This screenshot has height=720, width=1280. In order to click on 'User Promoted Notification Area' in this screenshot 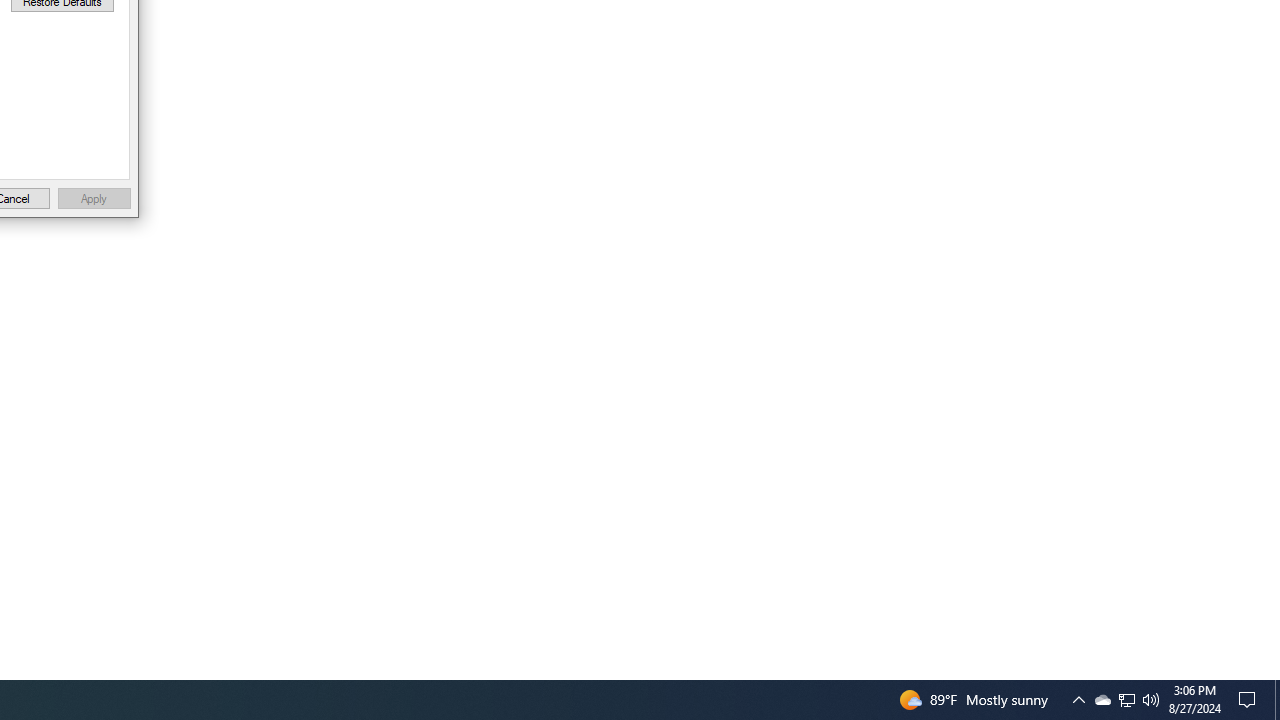, I will do `click(1127, 698)`.